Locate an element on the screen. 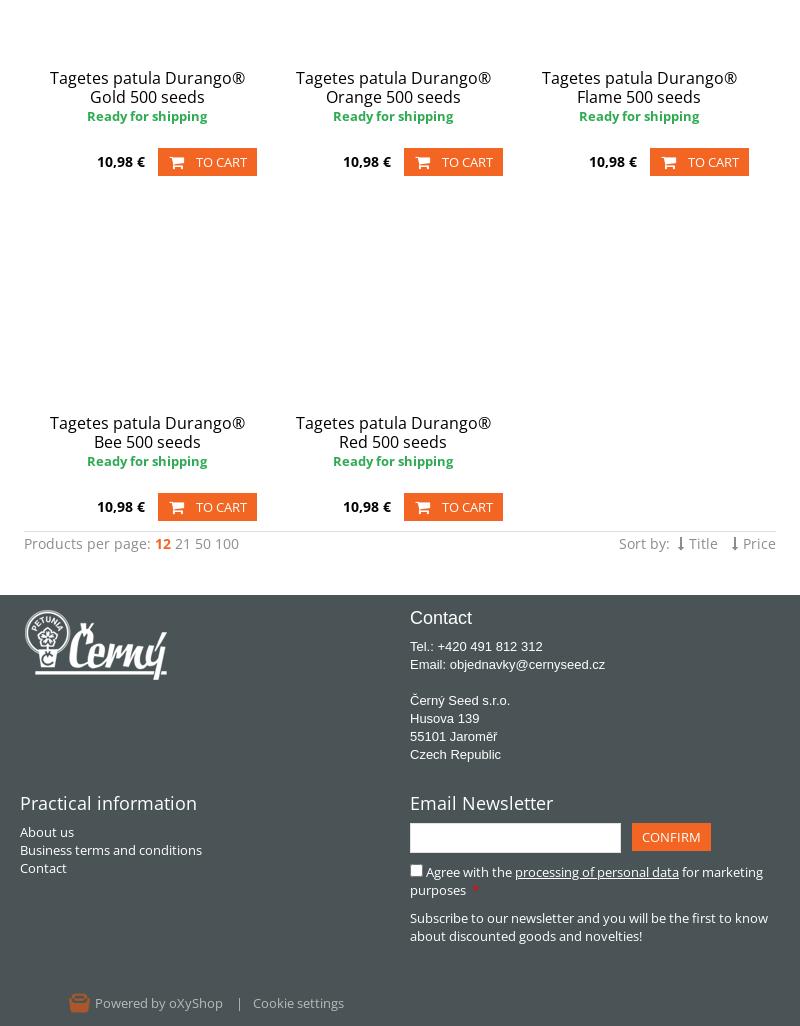 This screenshot has height=1026, width=800. 'About us' is located at coordinates (45, 831).